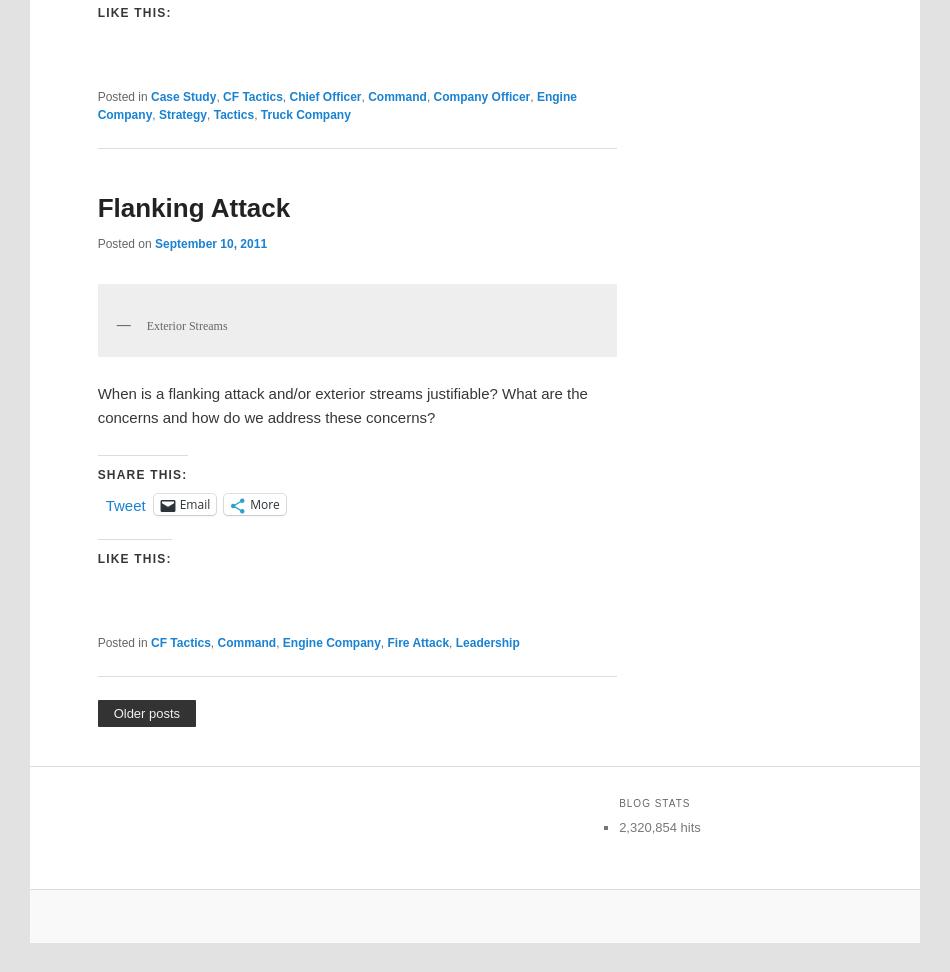  Describe the element at coordinates (233, 113) in the screenshot. I see `'Tactics'` at that location.